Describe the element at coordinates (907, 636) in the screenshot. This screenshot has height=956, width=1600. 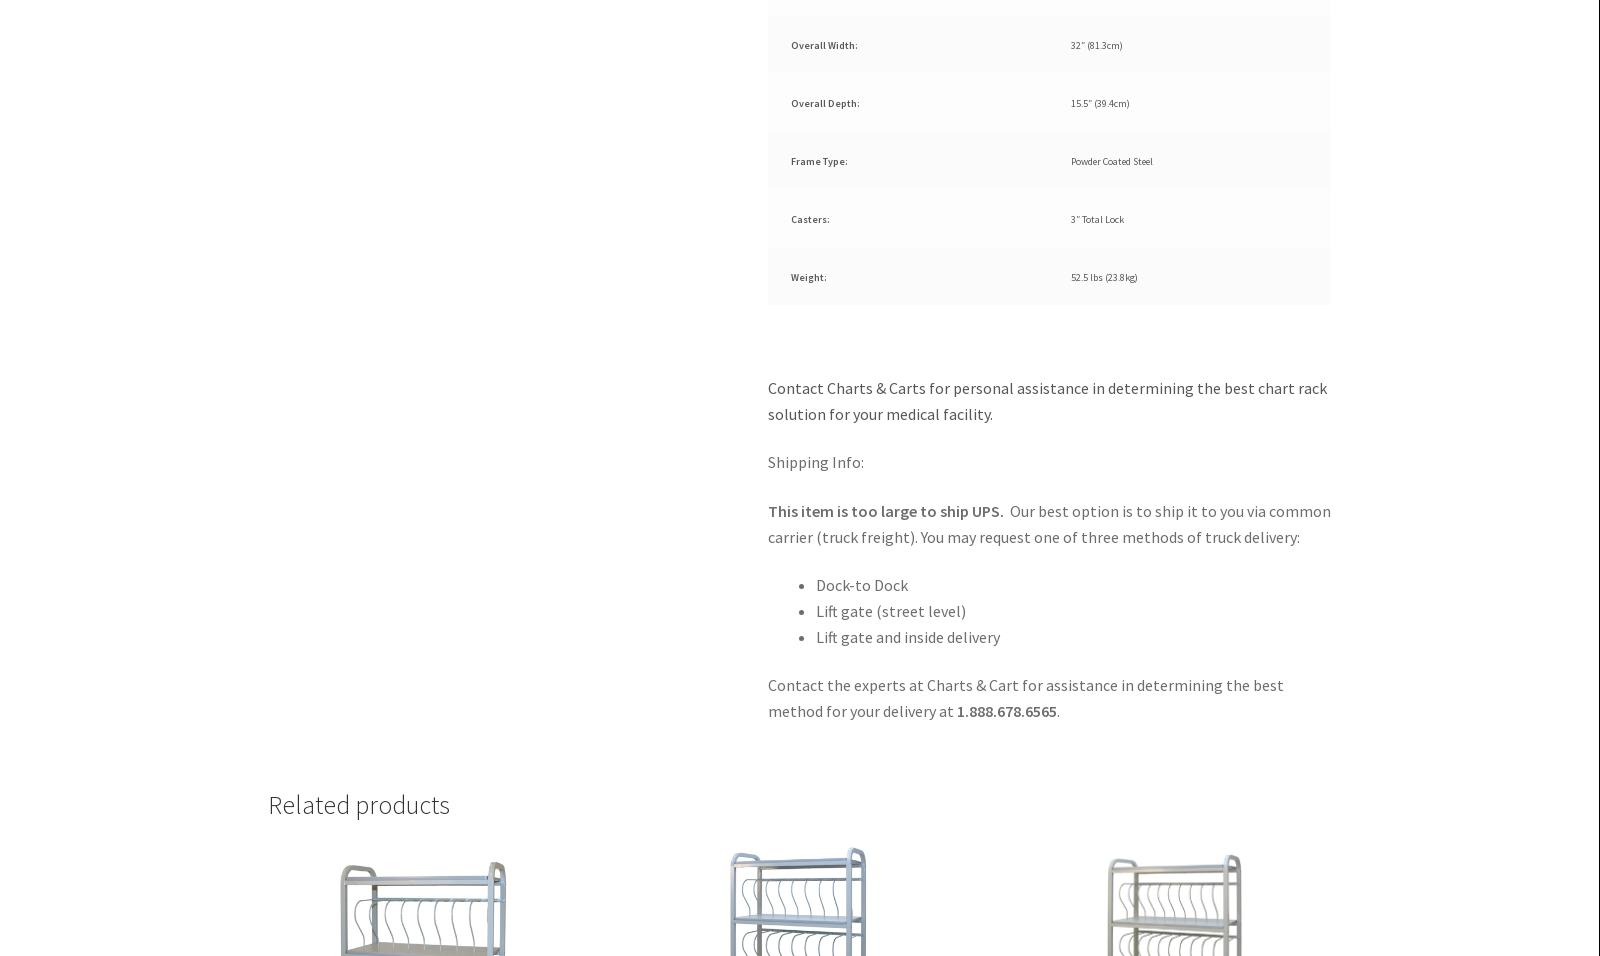
I see `'Lift gate and inside delivery'` at that location.